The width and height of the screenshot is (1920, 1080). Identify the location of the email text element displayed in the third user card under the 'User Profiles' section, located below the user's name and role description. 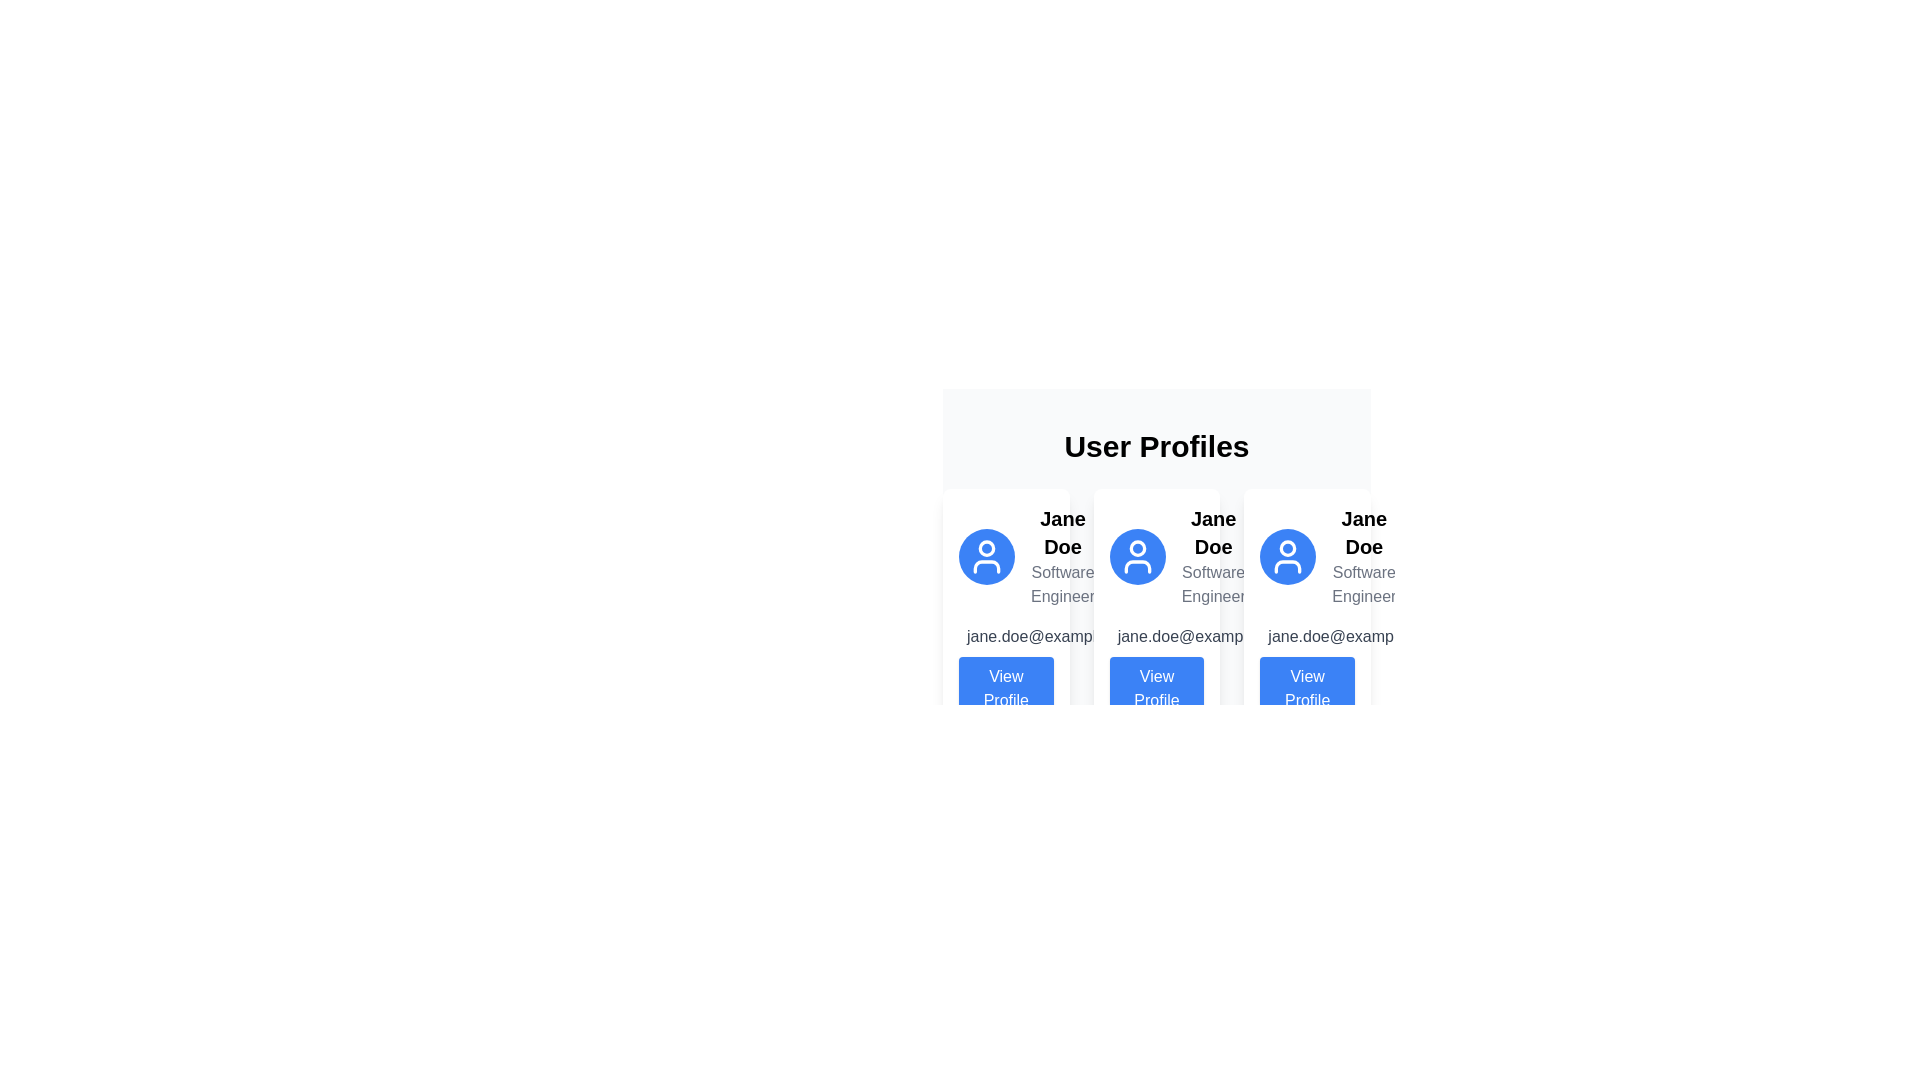
(1307, 636).